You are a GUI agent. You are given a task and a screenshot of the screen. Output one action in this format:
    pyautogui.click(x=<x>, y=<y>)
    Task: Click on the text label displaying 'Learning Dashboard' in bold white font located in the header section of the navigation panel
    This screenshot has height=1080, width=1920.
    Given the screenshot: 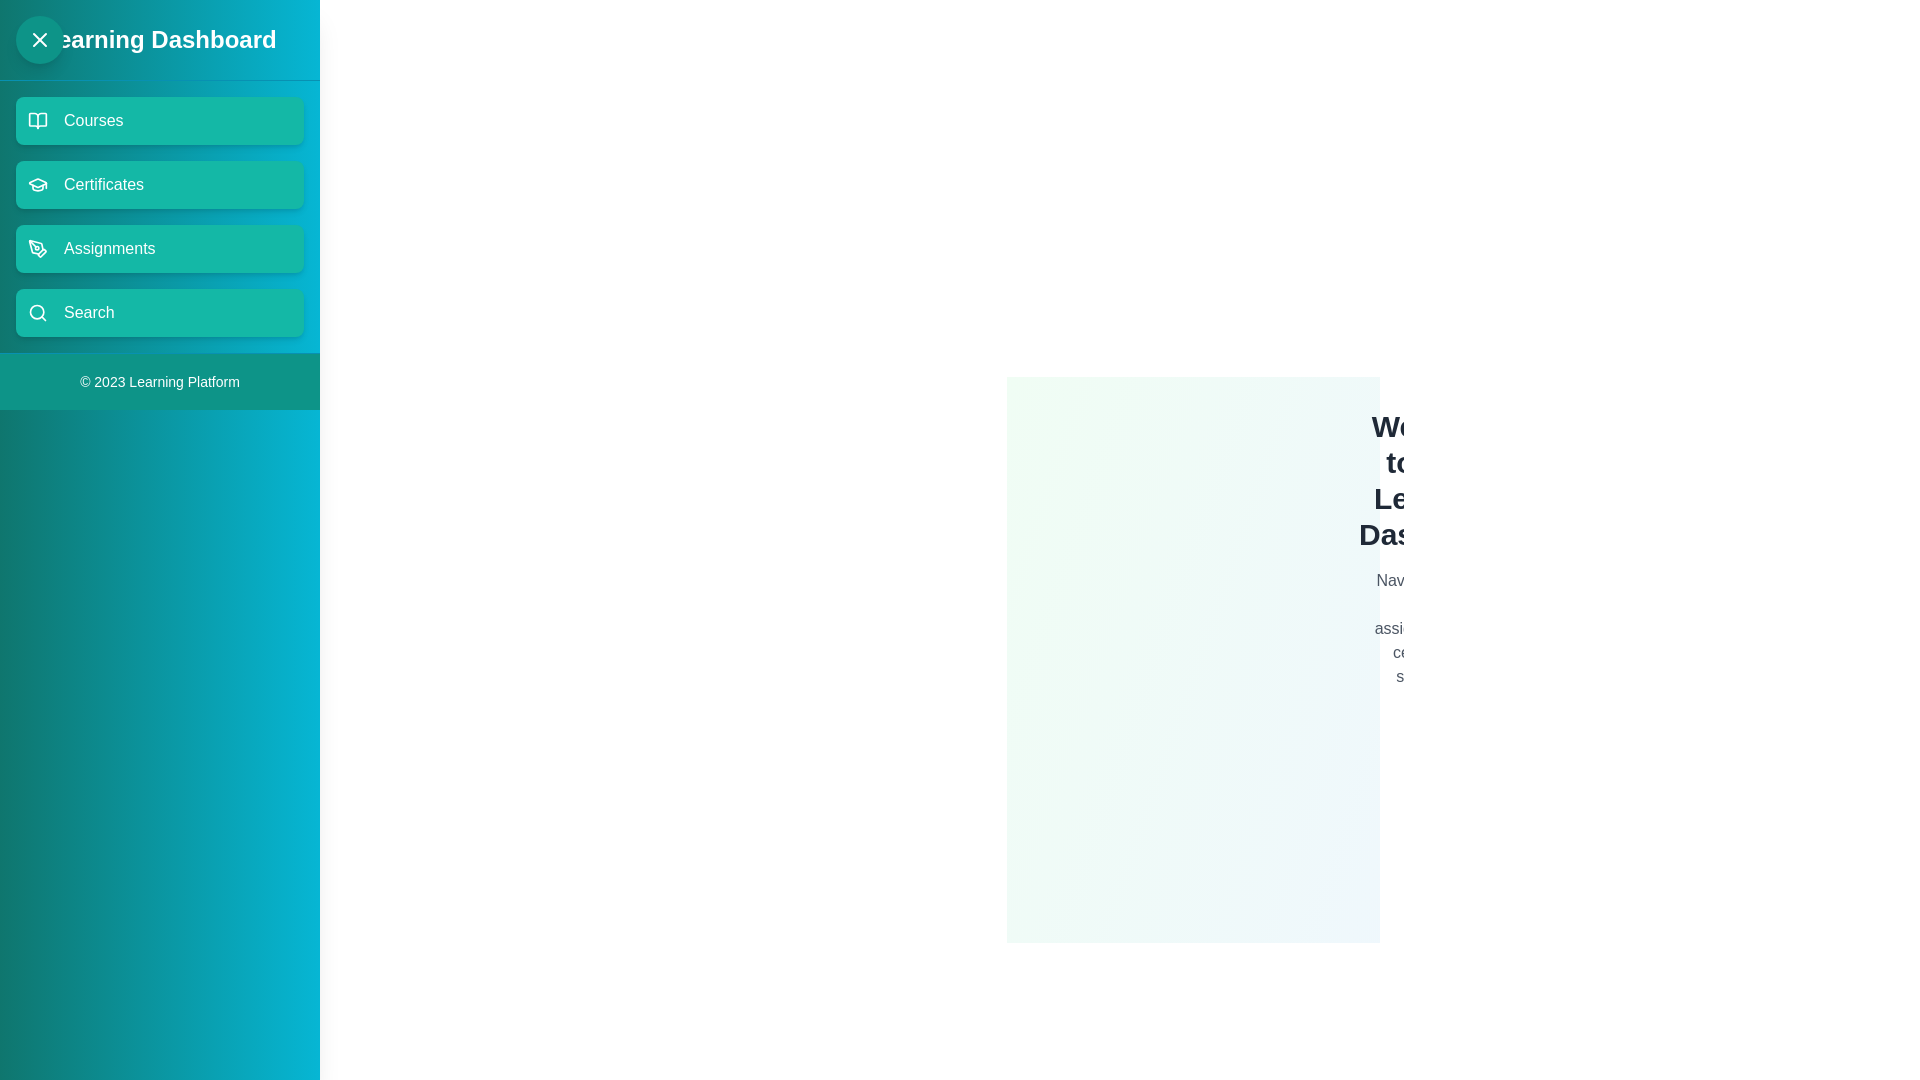 What is the action you would take?
    pyautogui.click(x=158, y=39)
    